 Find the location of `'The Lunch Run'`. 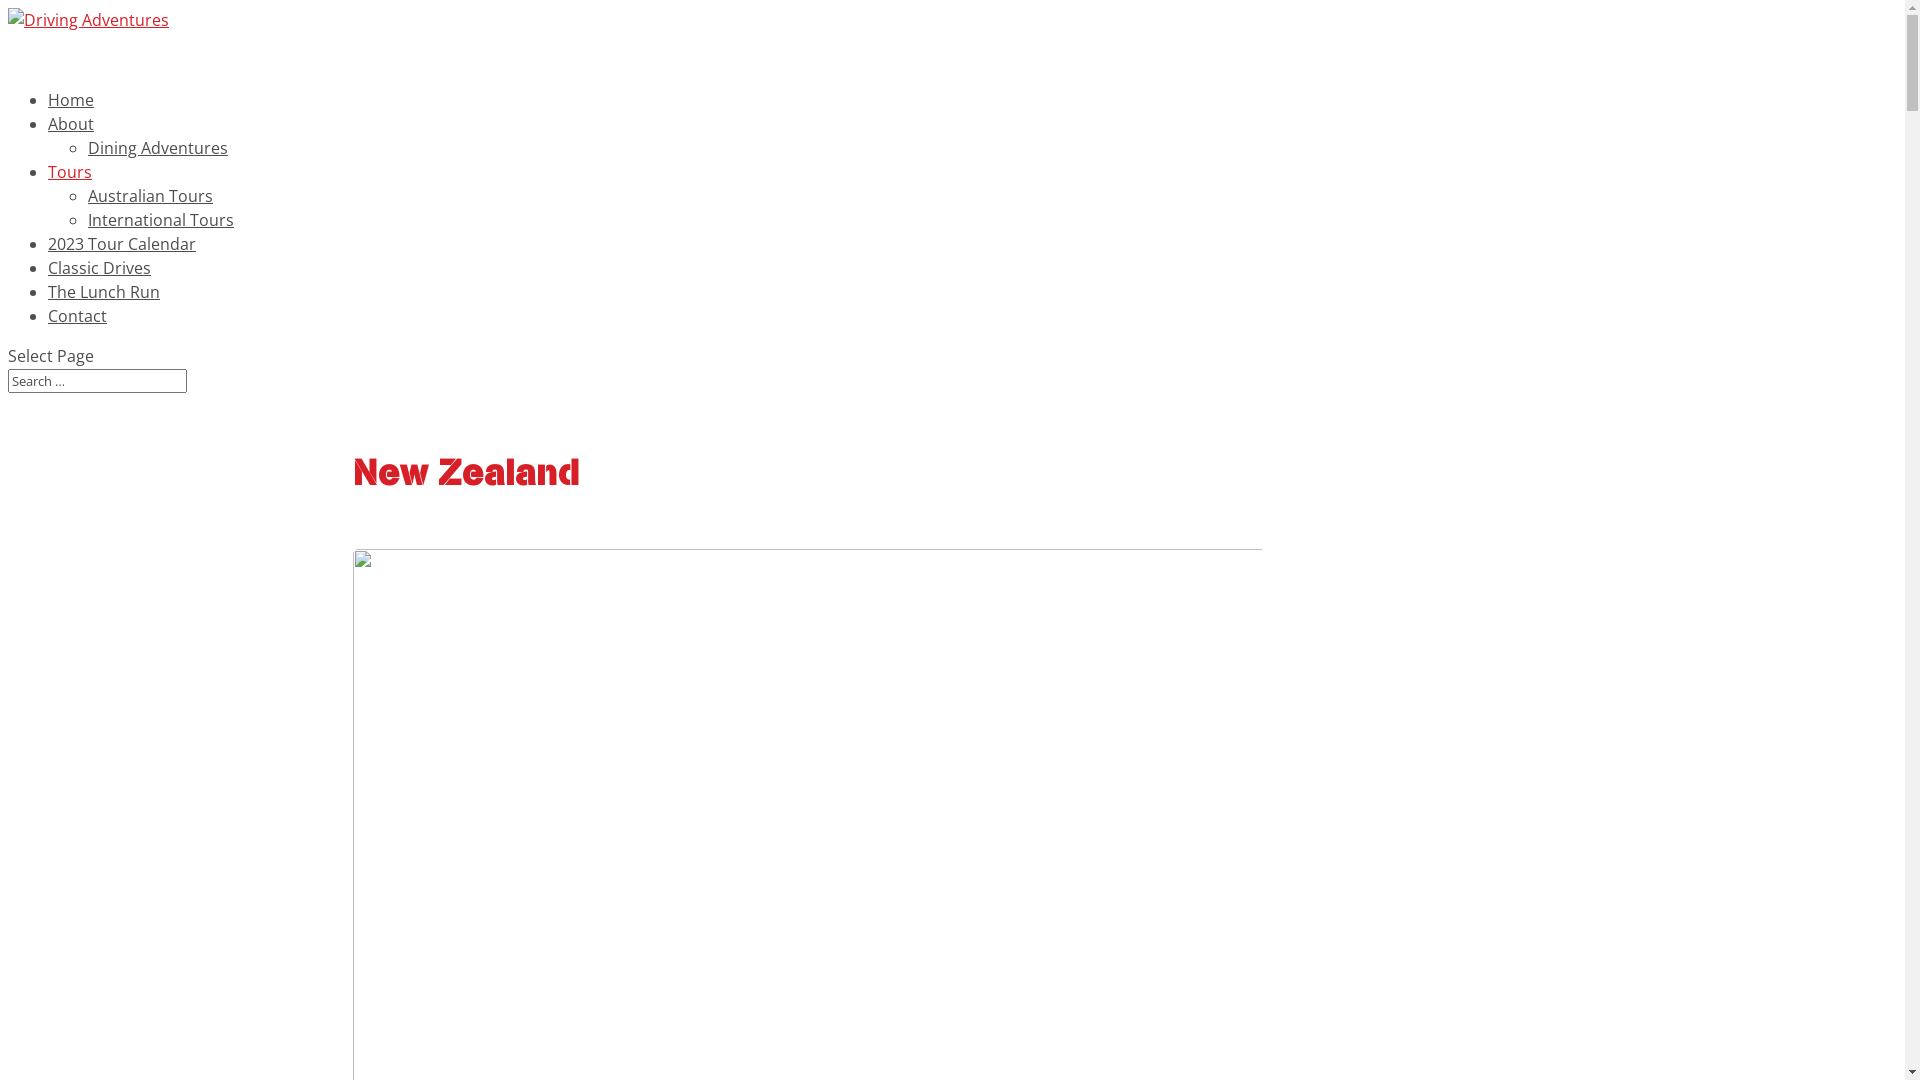

'The Lunch Run' is located at coordinates (48, 312).